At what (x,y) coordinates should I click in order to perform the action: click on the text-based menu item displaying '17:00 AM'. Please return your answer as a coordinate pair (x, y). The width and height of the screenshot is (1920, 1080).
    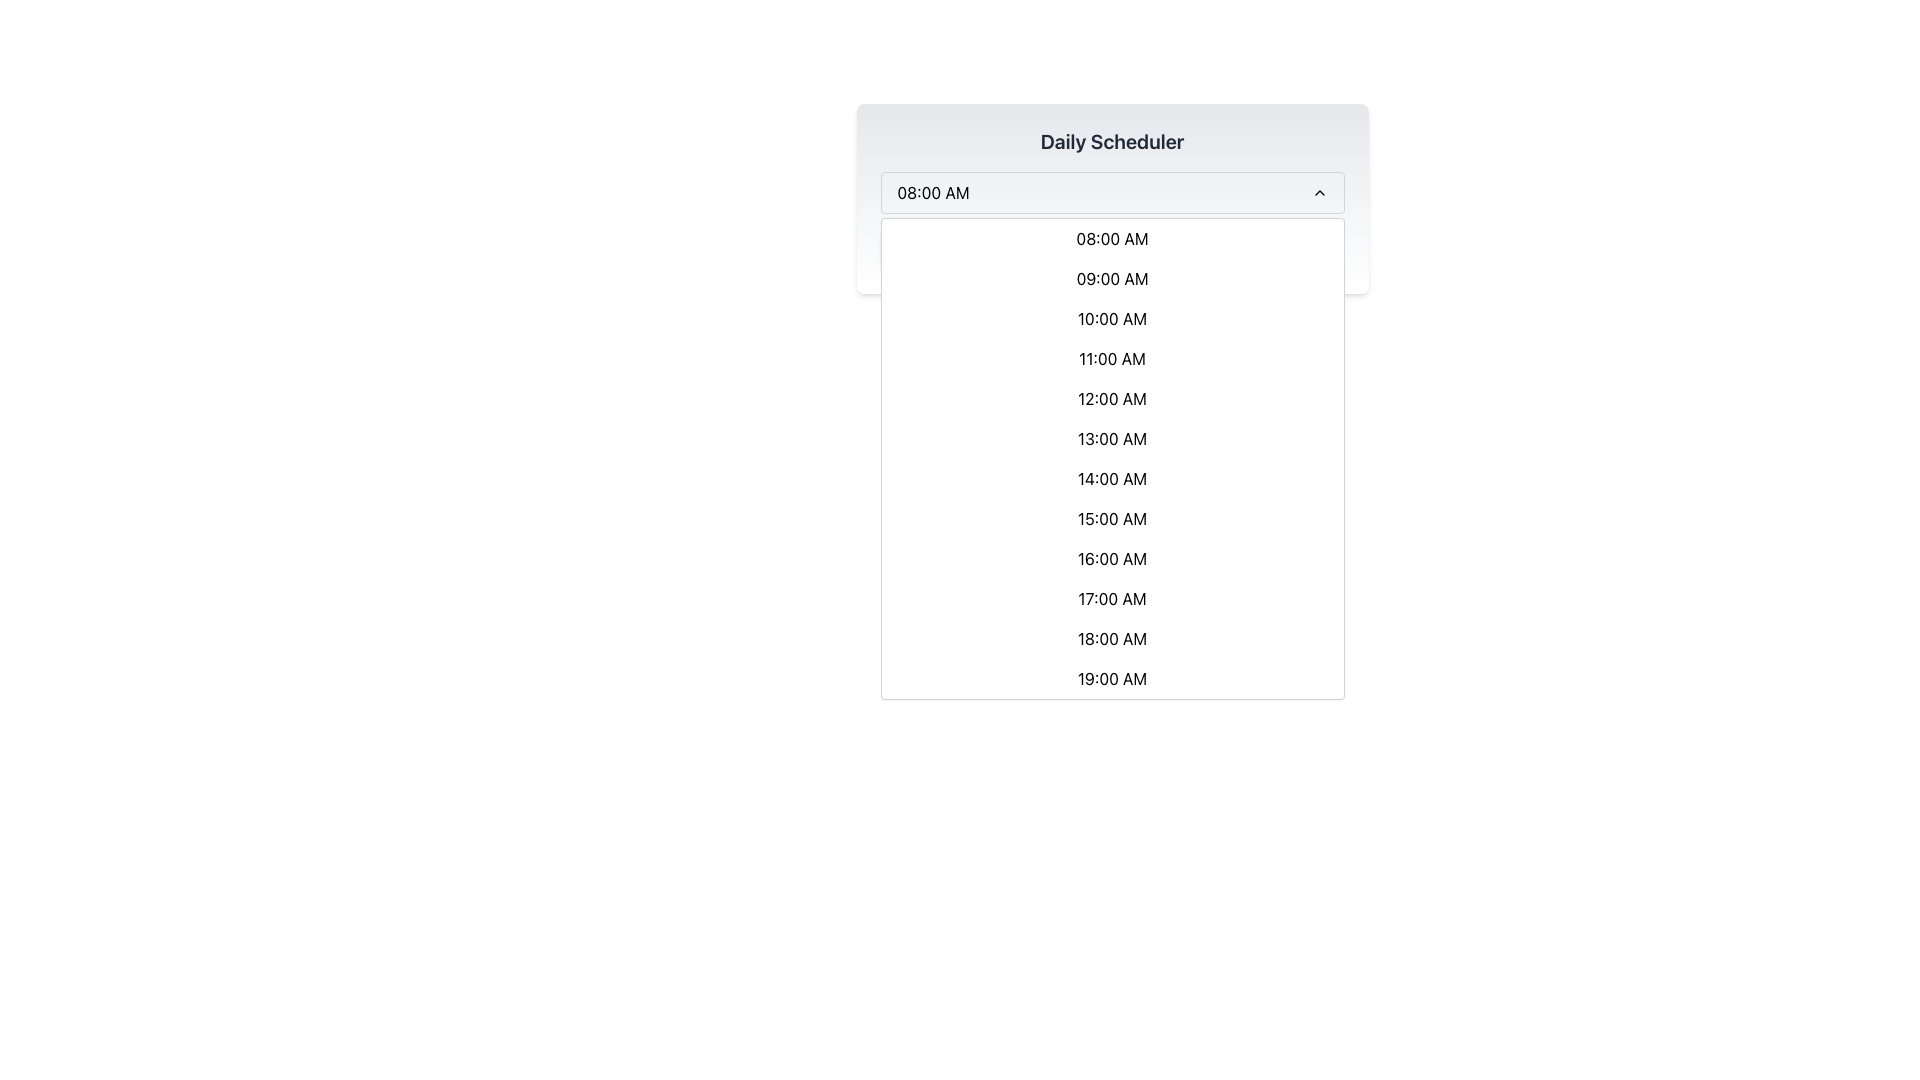
    Looking at the image, I should click on (1111, 597).